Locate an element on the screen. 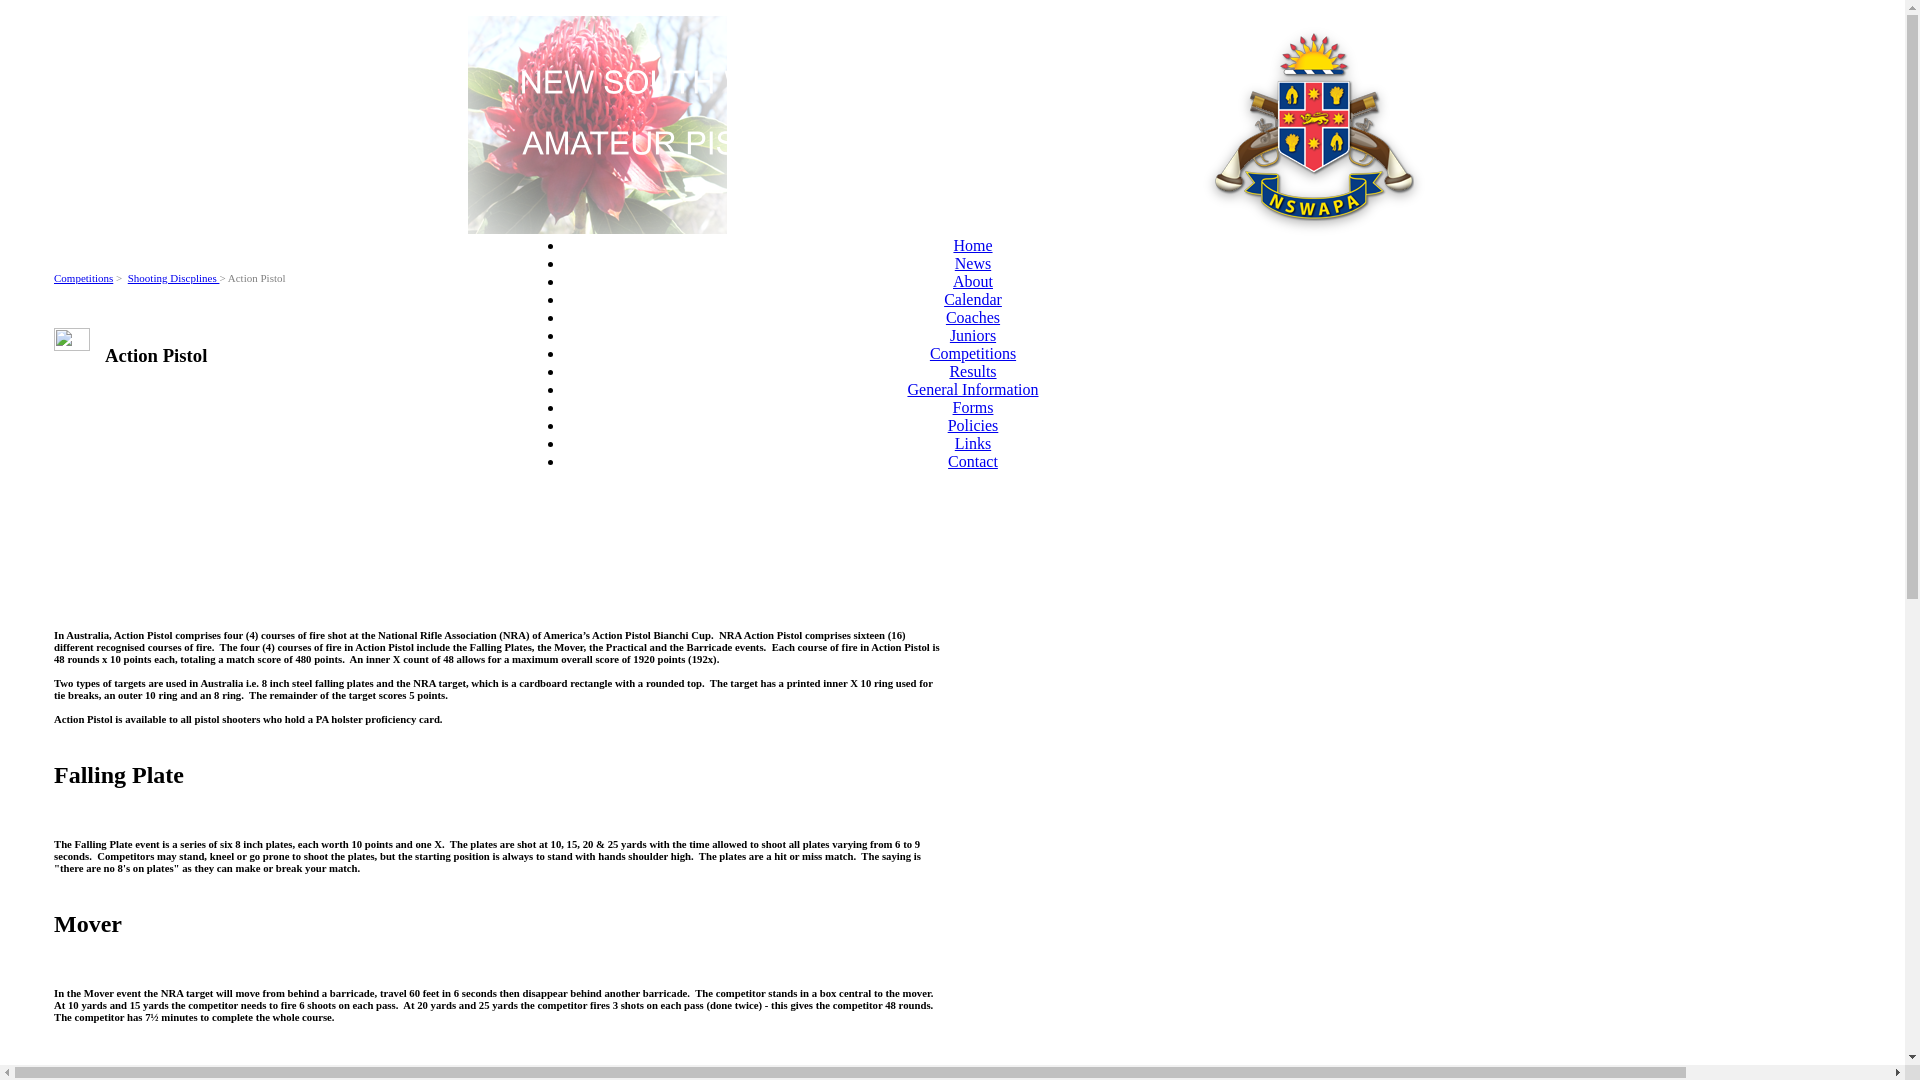 This screenshot has width=1920, height=1080. 'Shooting Discplines' is located at coordinates (173, 277).